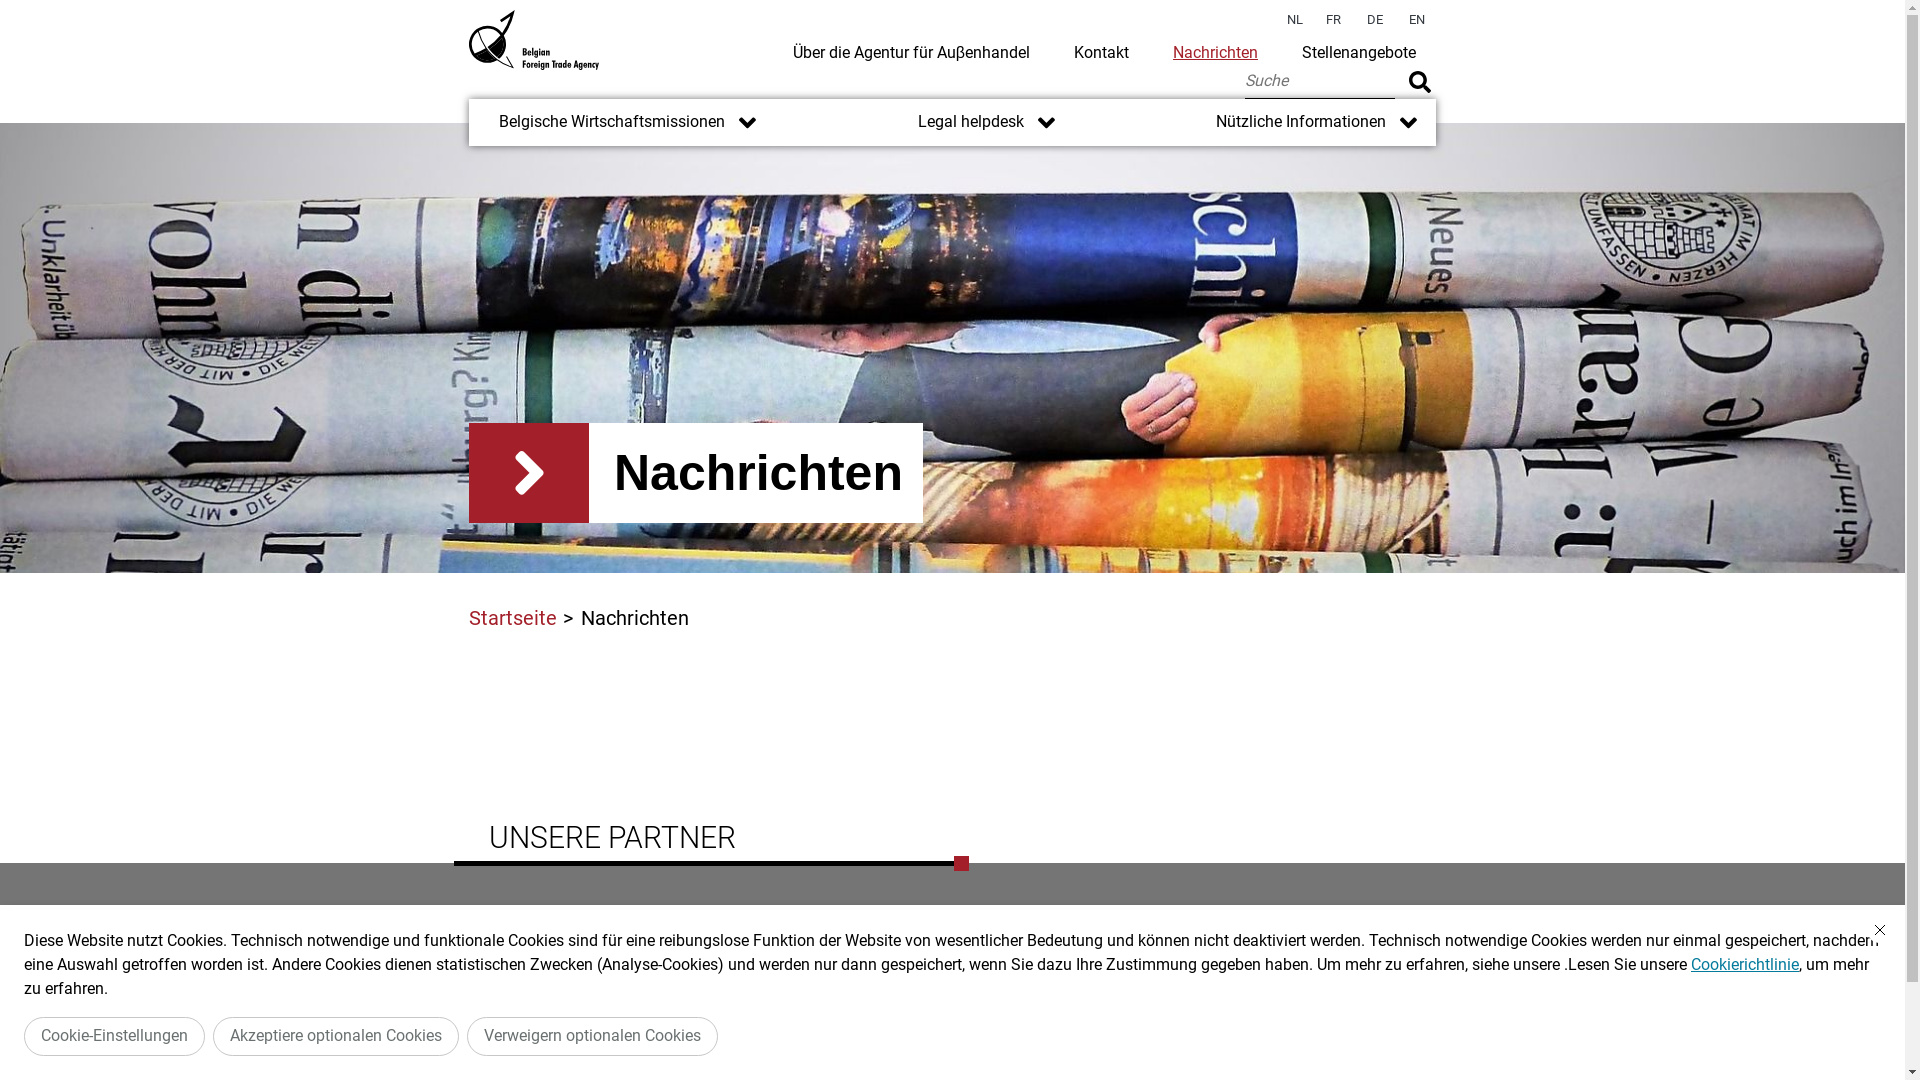 This screenshot has width=1920, height=1080. I want to click on 'FR', so click(1333, 20).